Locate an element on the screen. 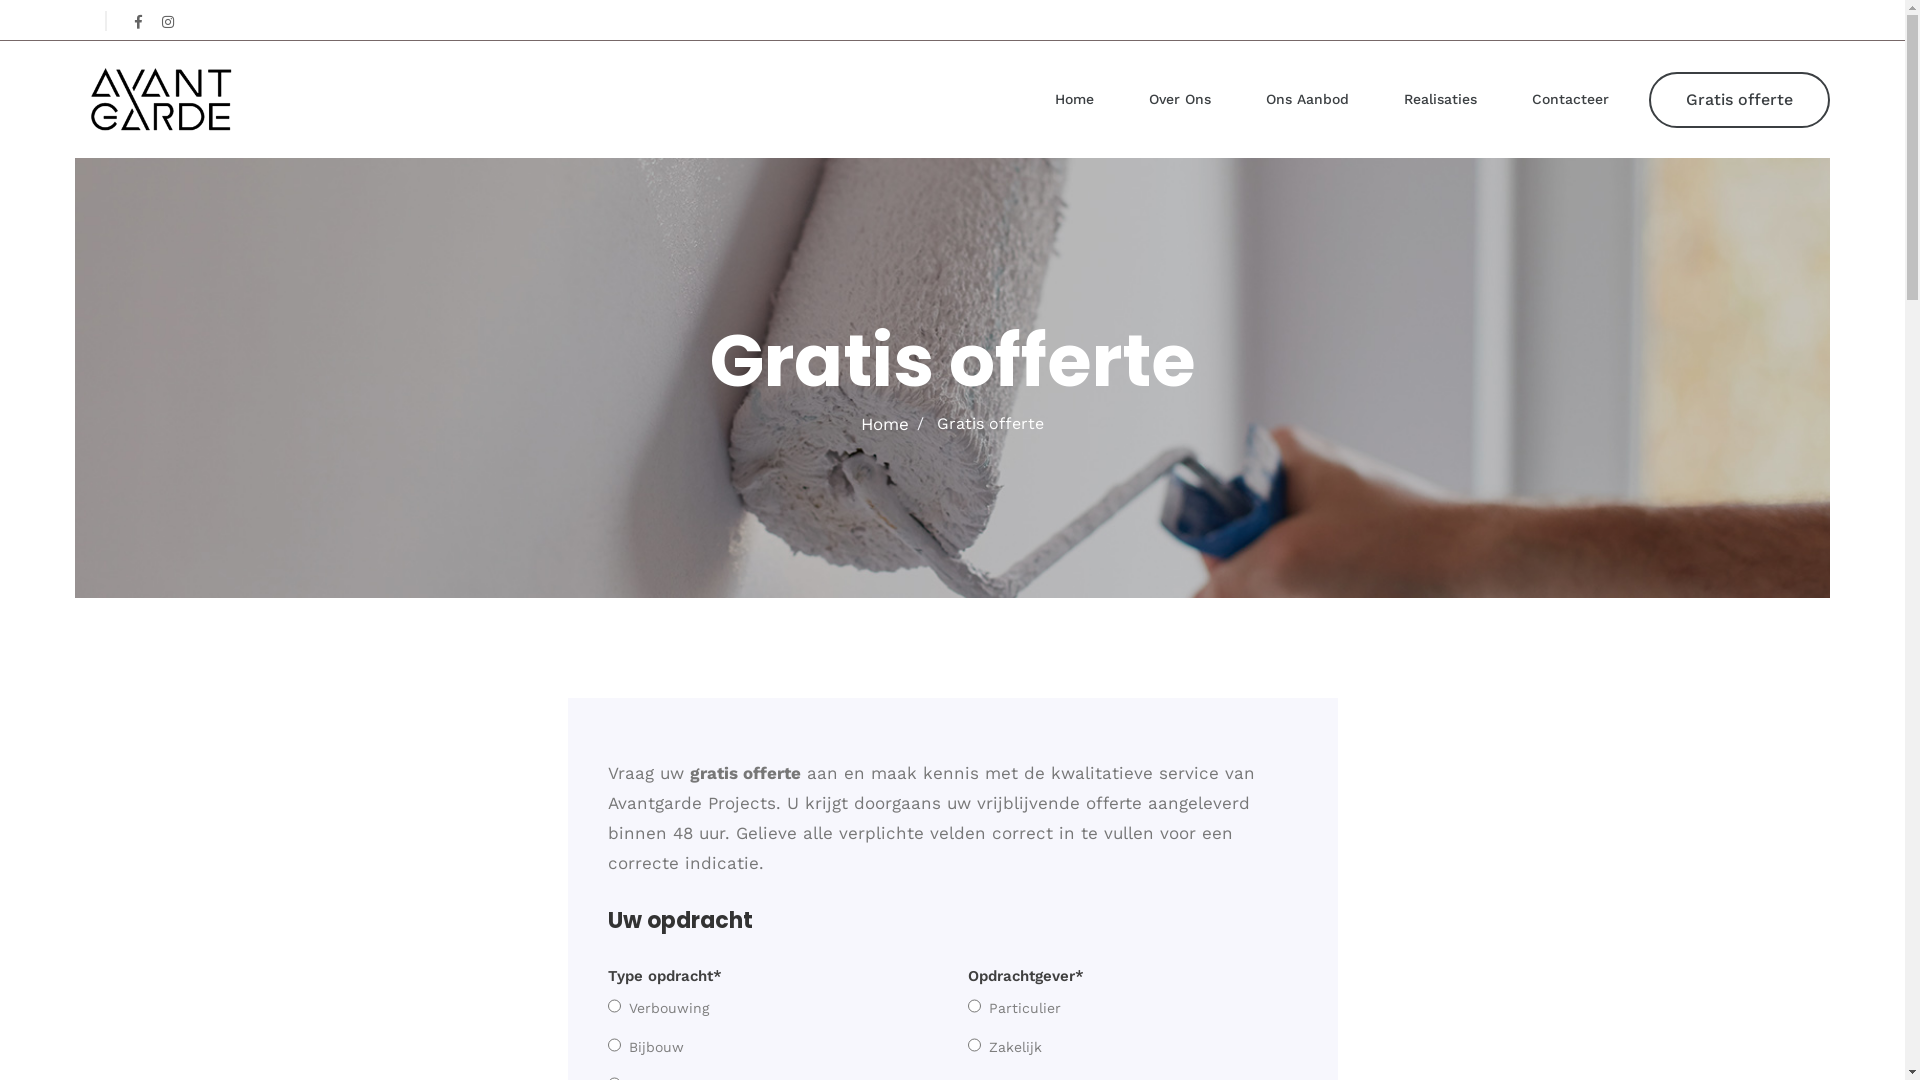 This screenshot has width=1920, height=1080. 'Contacteer' is located at coordinates (1530, 99).